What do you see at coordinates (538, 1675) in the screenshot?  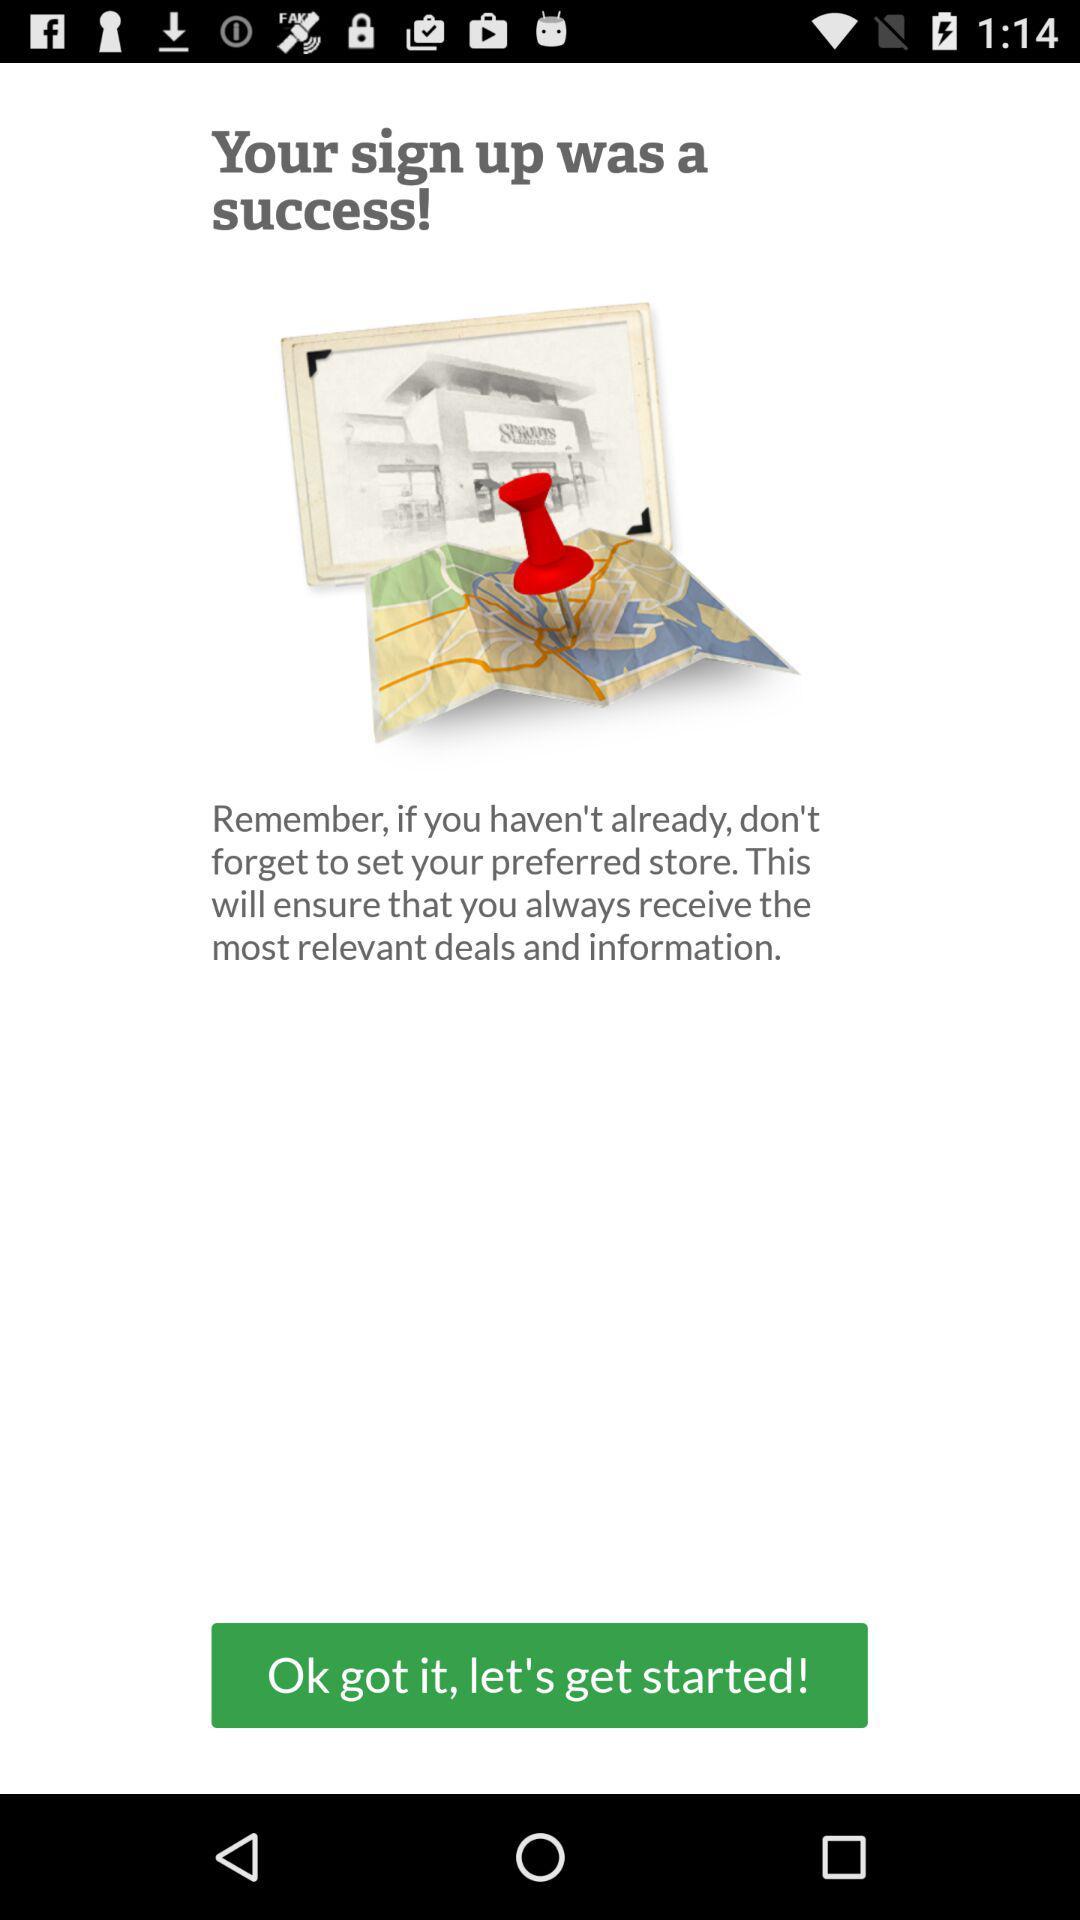 I see `item below remember if you item` at bounding box center [538, 1675].